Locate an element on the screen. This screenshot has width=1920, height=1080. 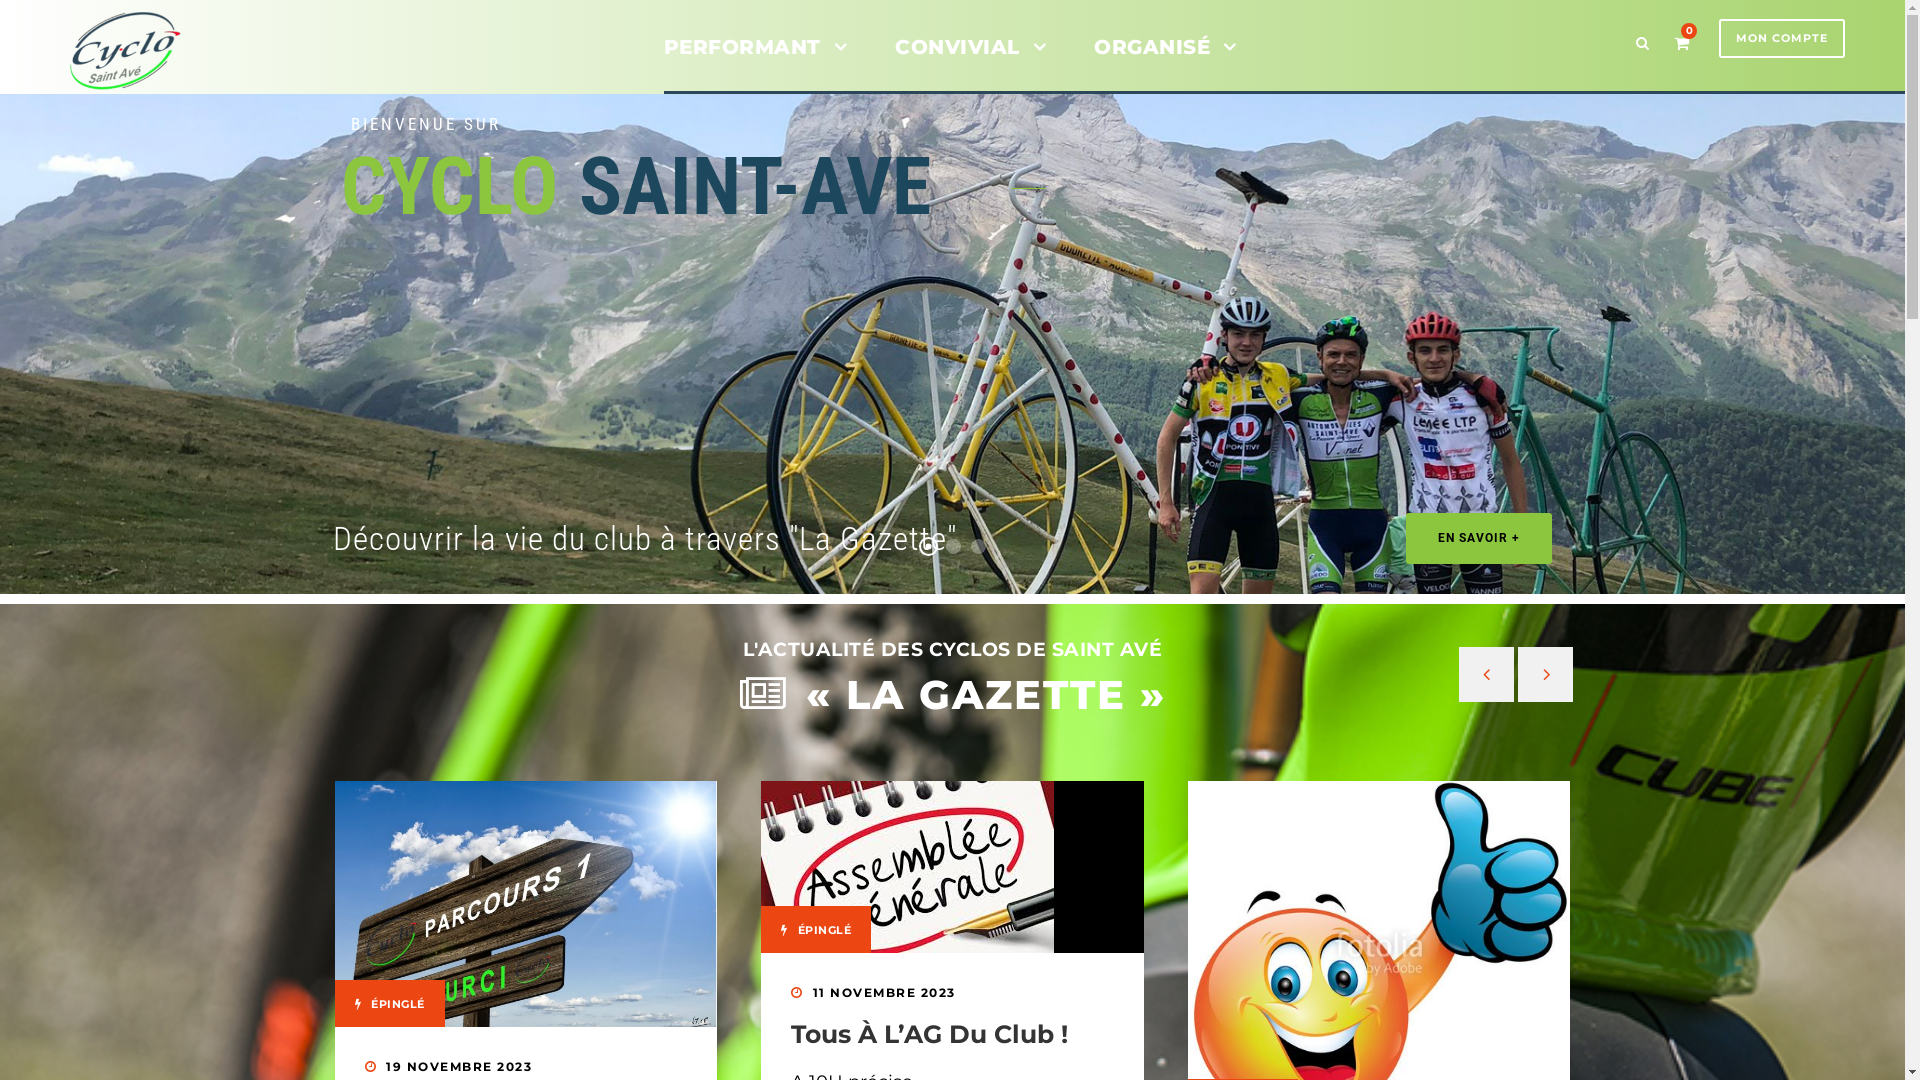
'MON COMPTE' is located at coordinates (1781, 38).